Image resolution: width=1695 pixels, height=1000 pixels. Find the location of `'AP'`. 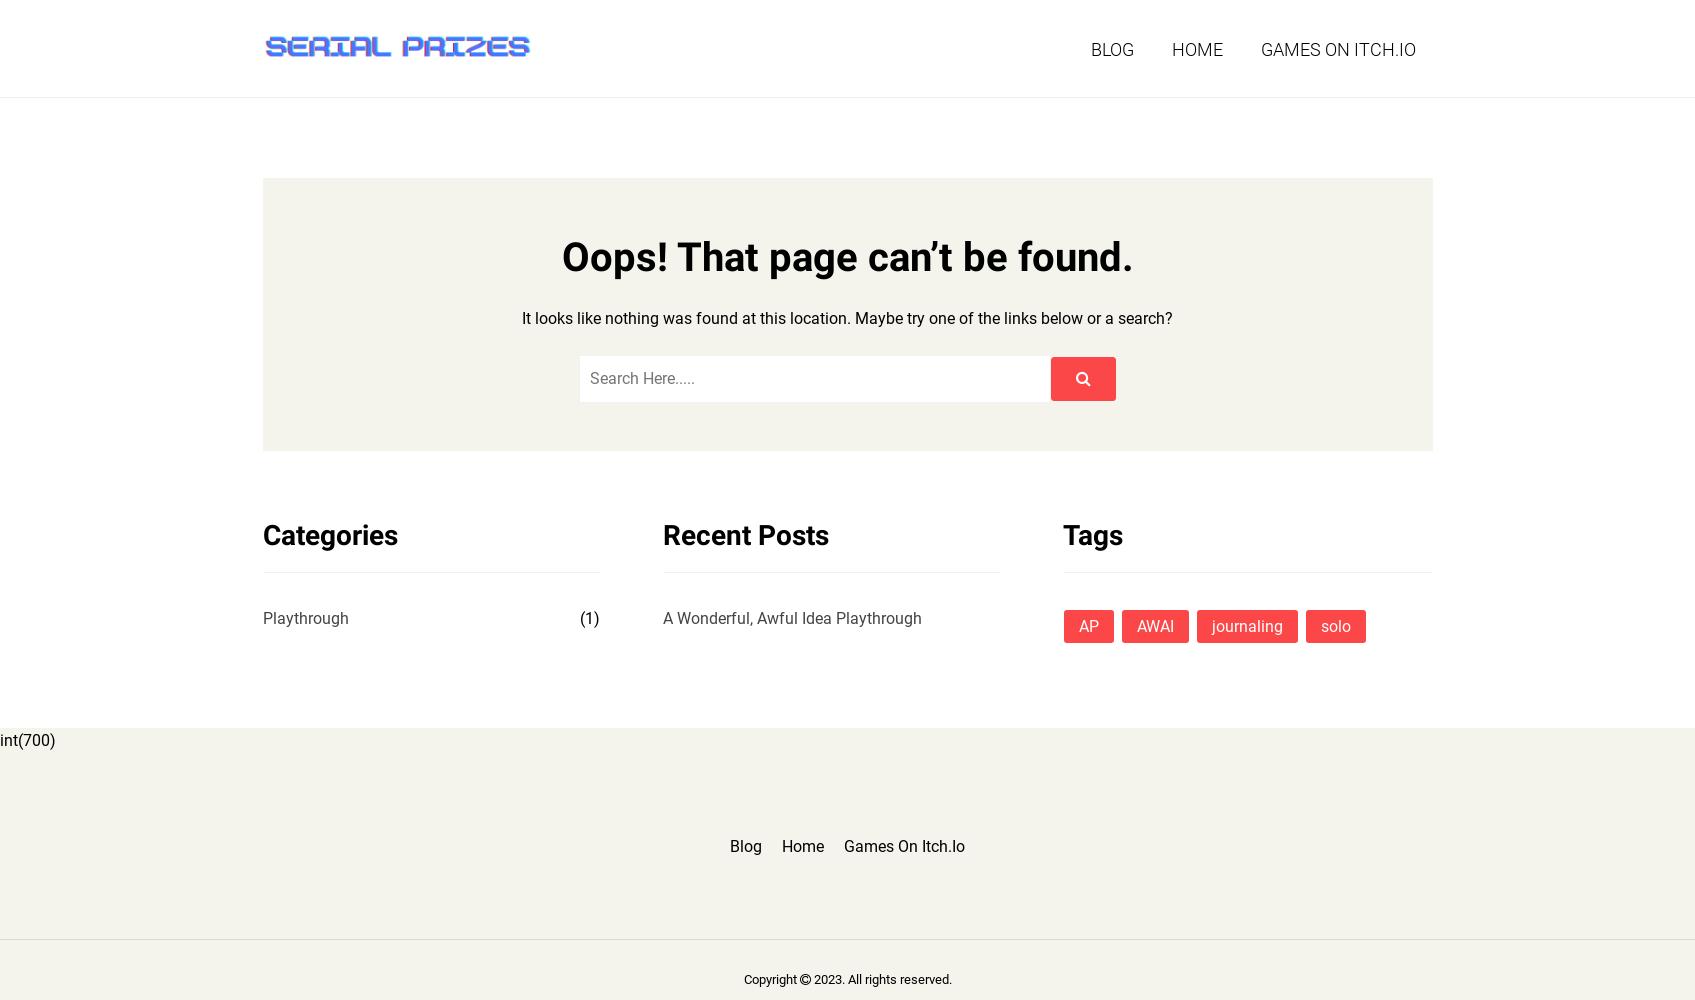

'AP' is located at coordinates (1089, 625).